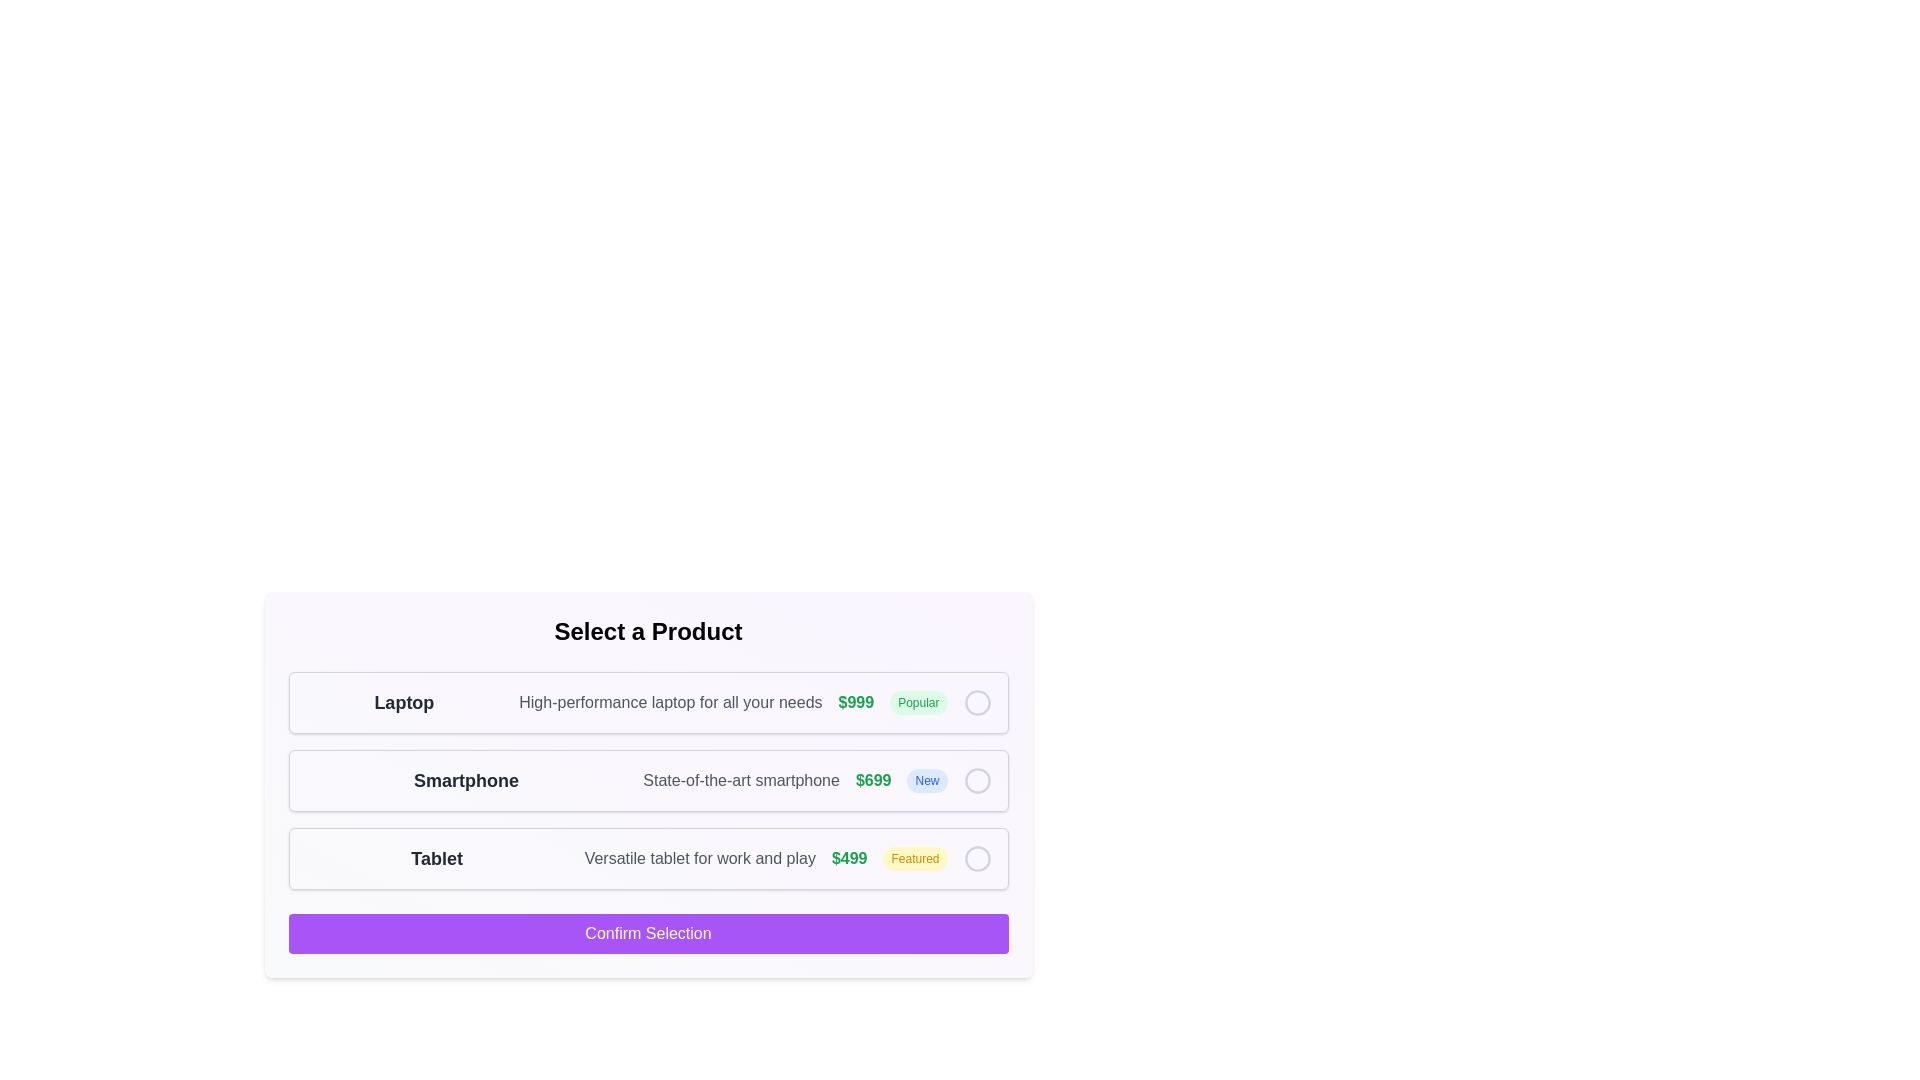 The width and height of the screenshot is (1920, 1080). Describe the element at coordinates (856, 701) in the screenshot. I see `price information from the bold green-texted price label "$999" located within the card listing "Laptop", positioned between the descriptive text and the badge labeled "Popular"` at that location.